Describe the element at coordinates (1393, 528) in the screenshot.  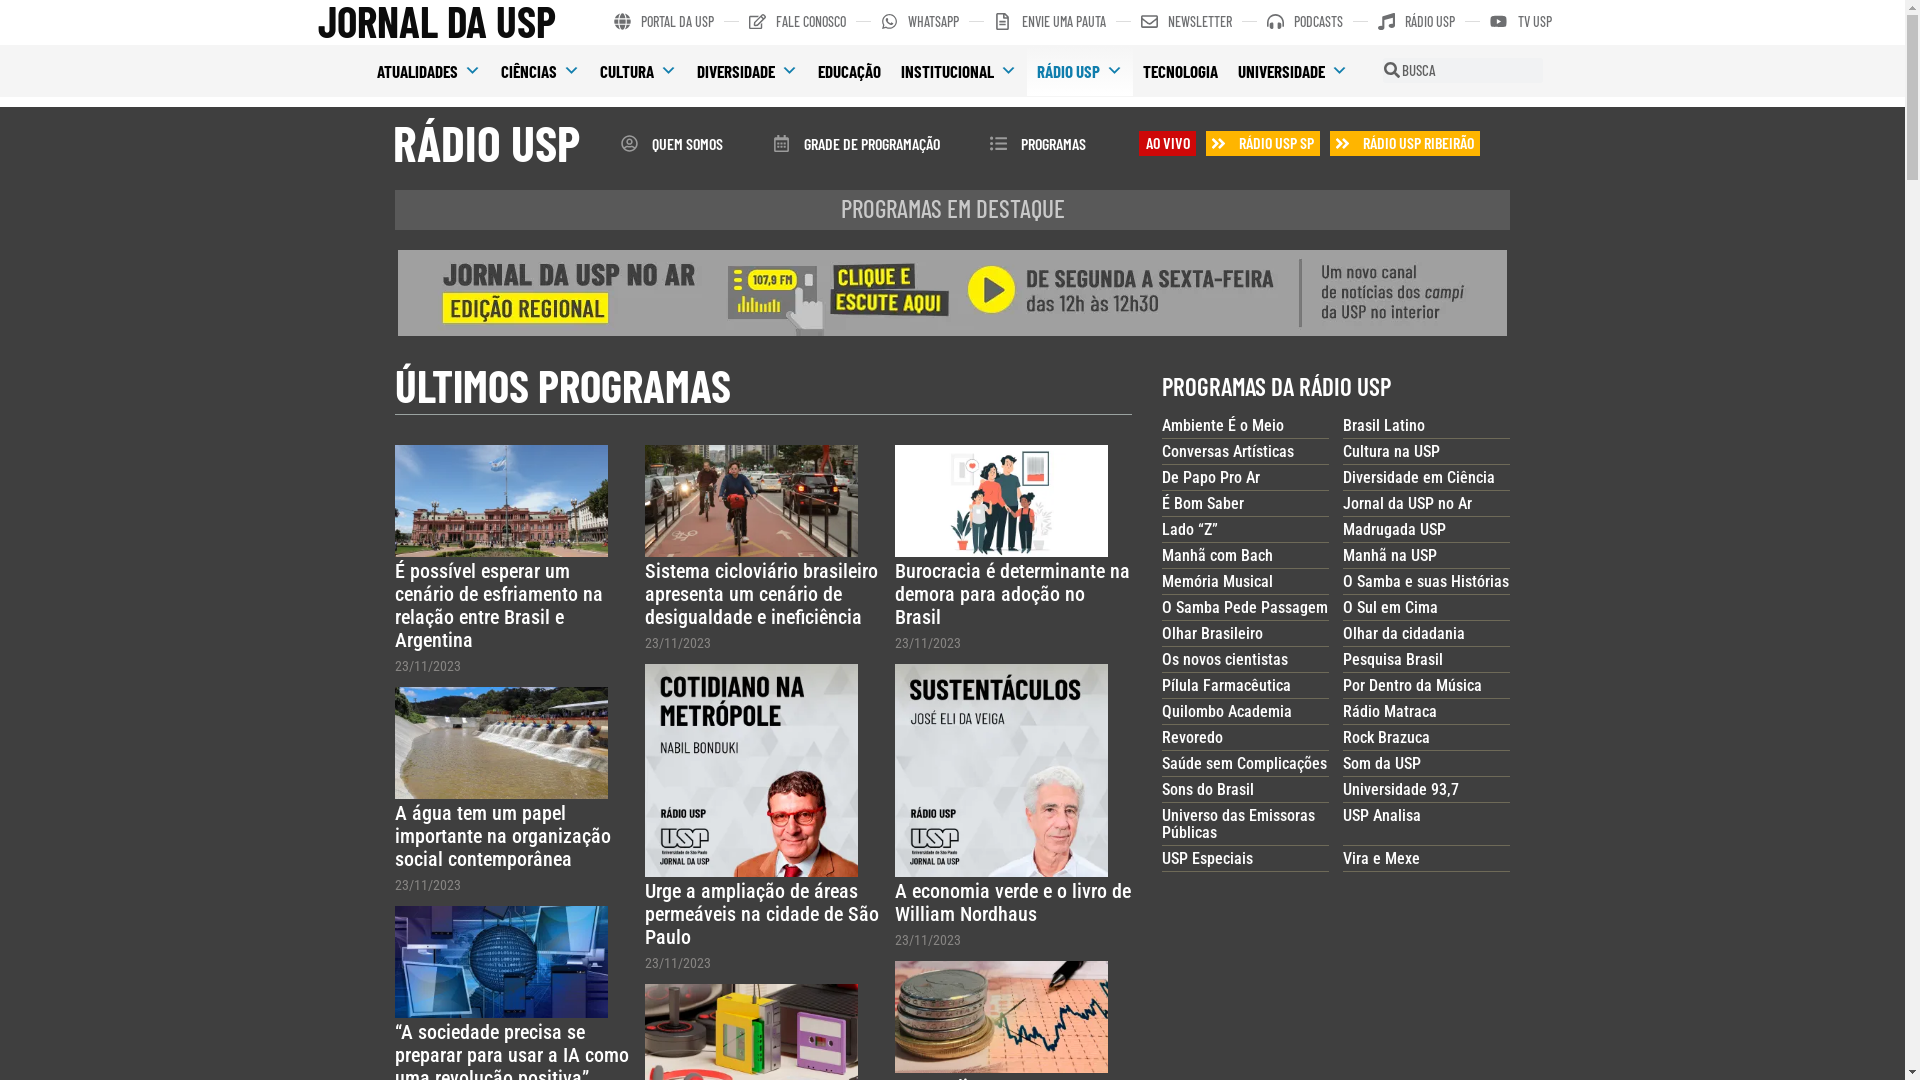
I see `'Madrugada USP'` at that location.